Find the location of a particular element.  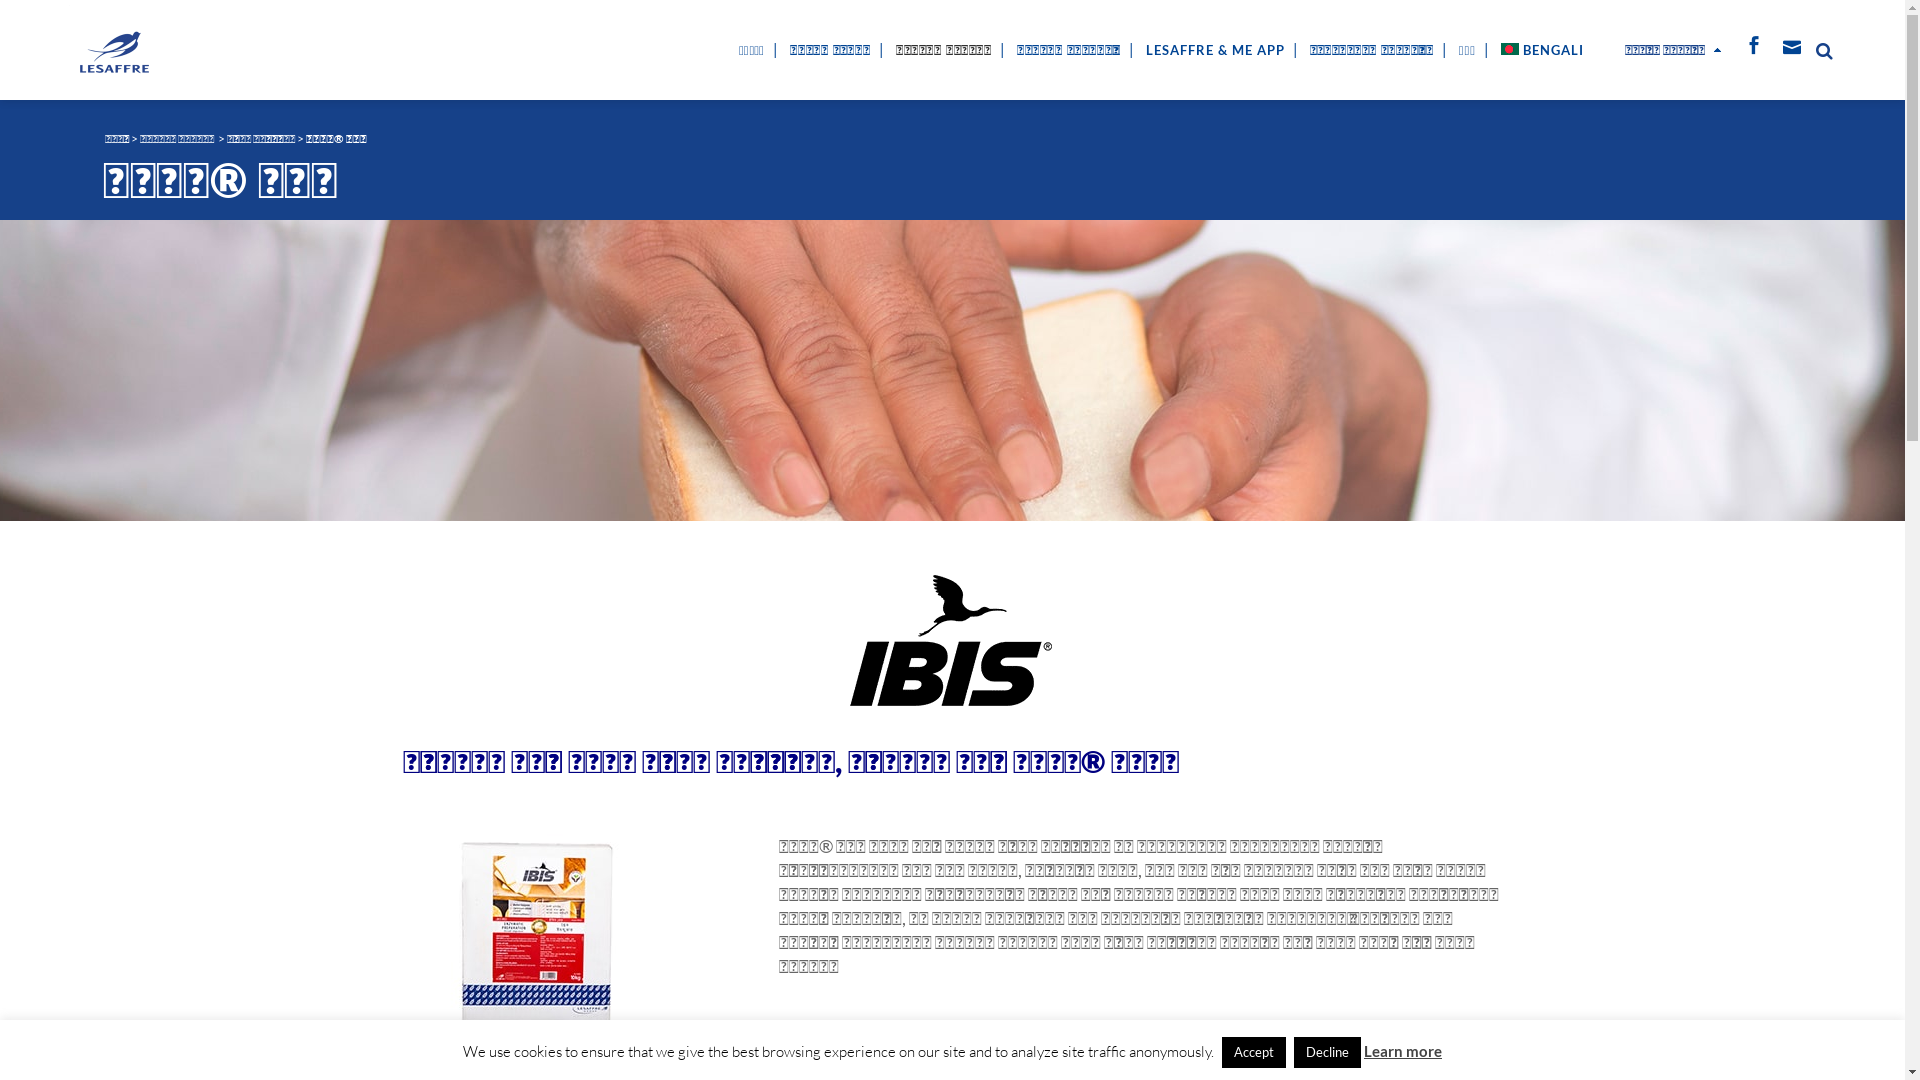

'BENGALI' is located at coordinates (1491, 49).